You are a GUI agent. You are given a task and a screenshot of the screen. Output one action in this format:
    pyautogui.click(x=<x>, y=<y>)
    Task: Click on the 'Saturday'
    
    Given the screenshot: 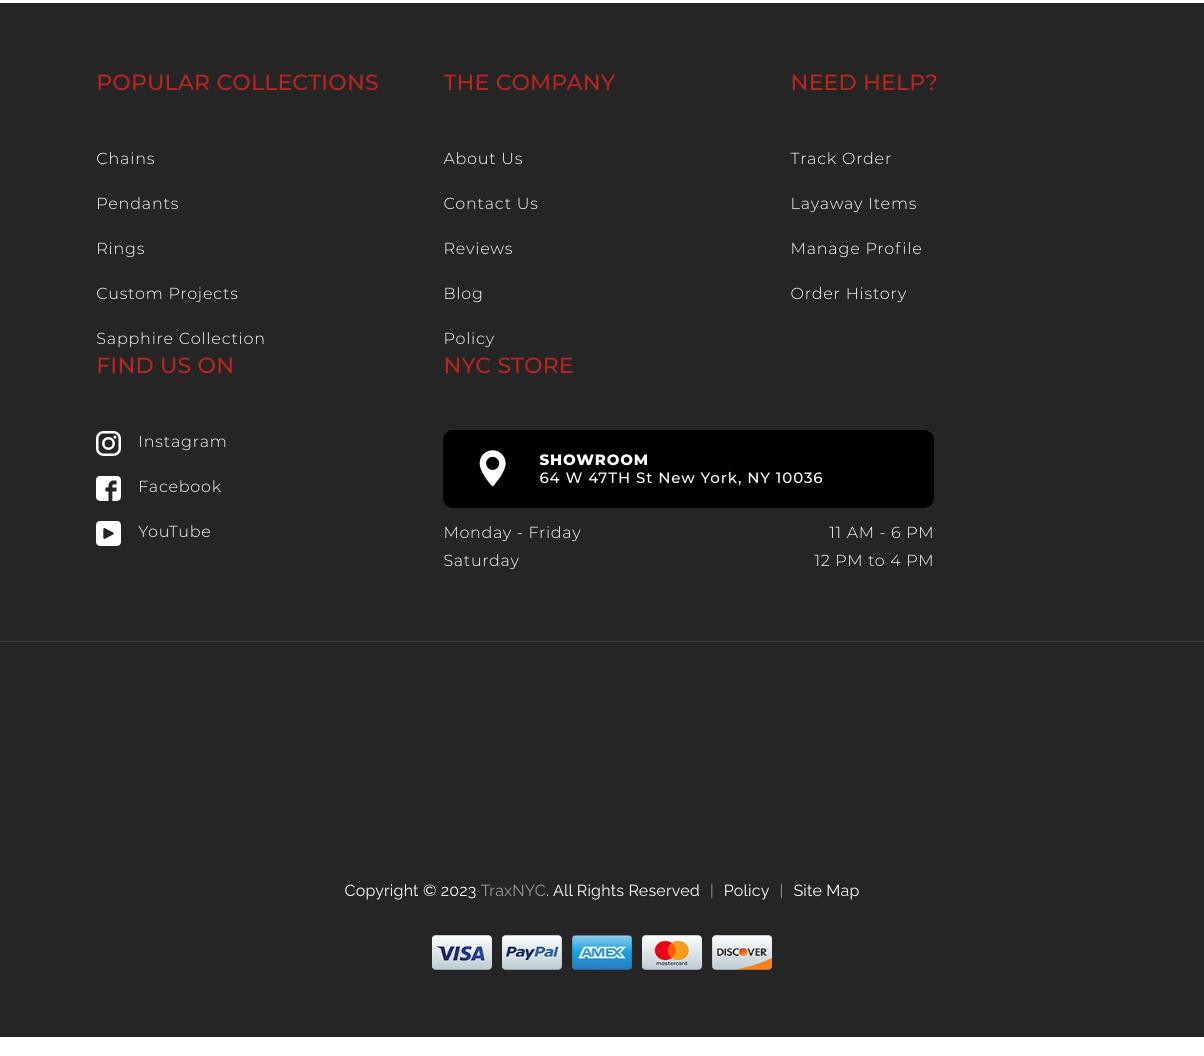 What is the action you would take?
    pyautogui.click(x=480, y=561)
    